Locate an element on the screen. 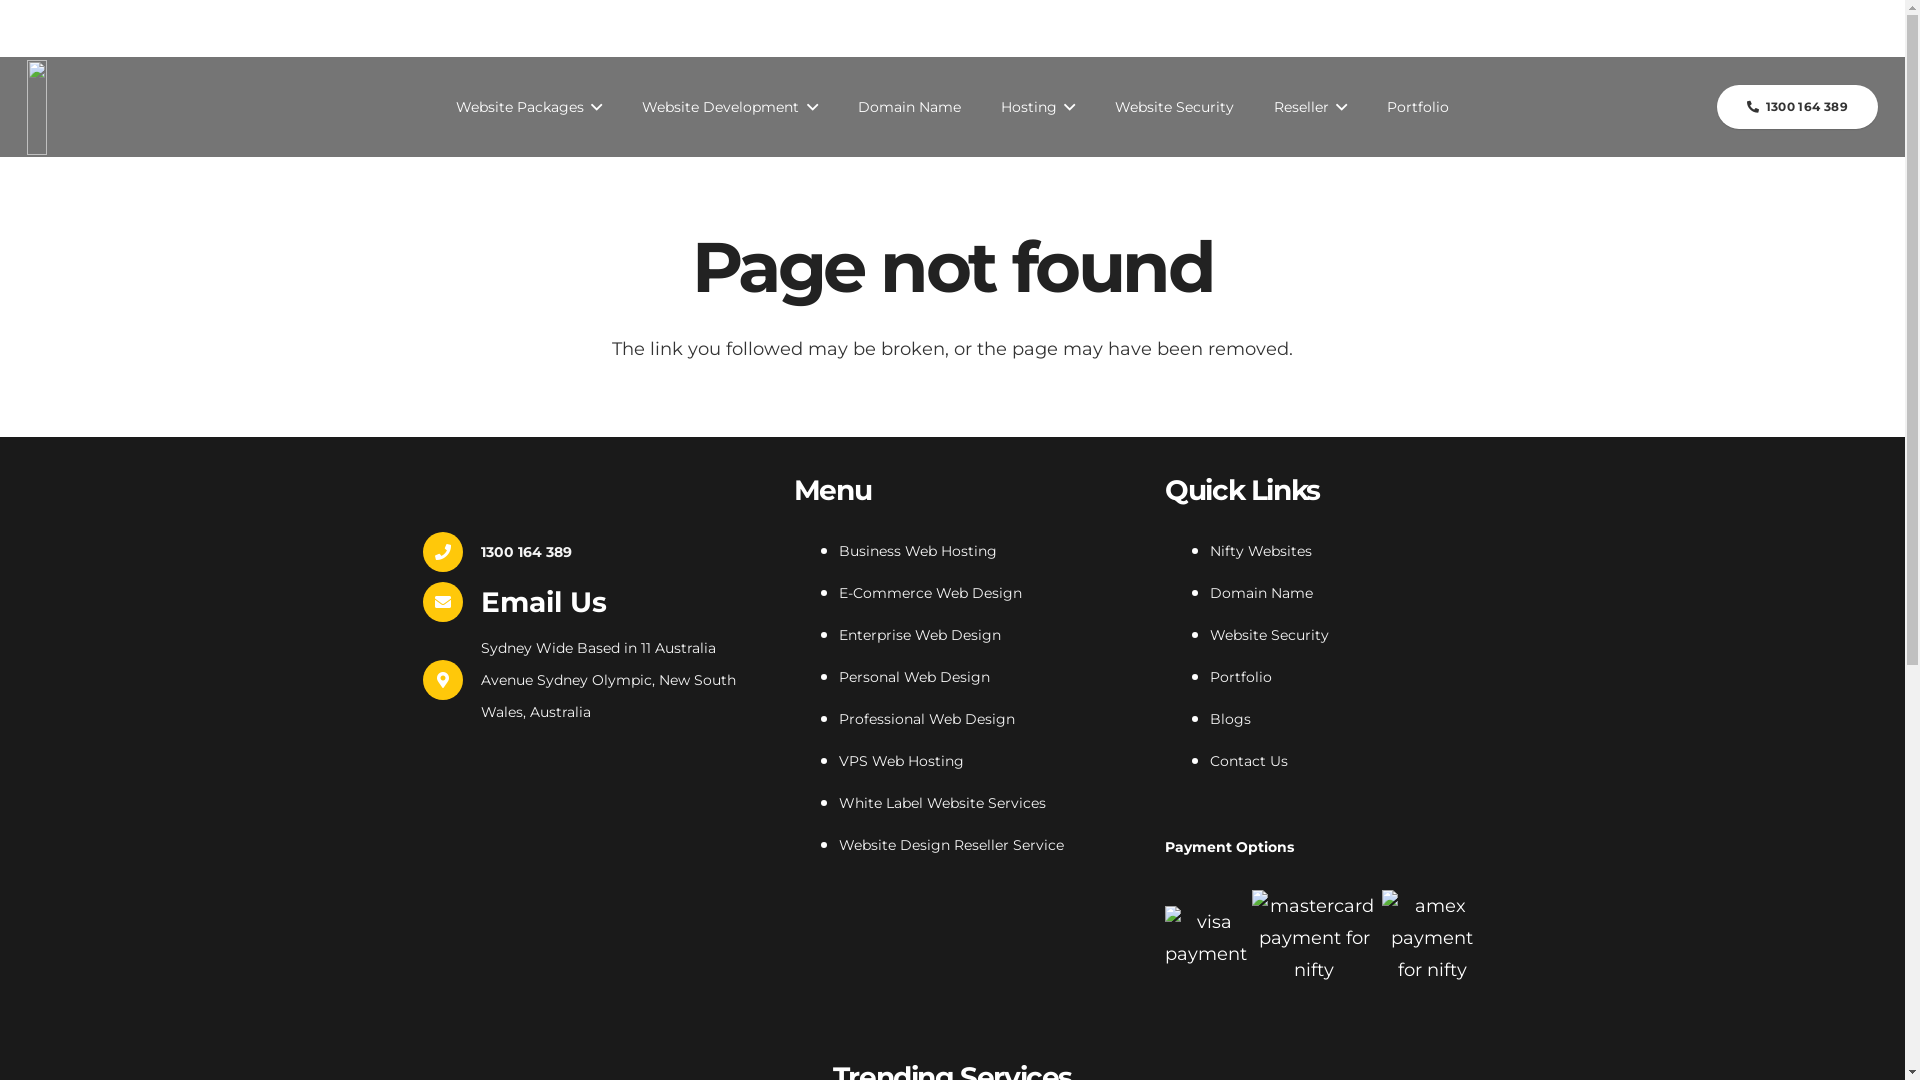  'Portfolio' is located at coordinates (1240, 676).